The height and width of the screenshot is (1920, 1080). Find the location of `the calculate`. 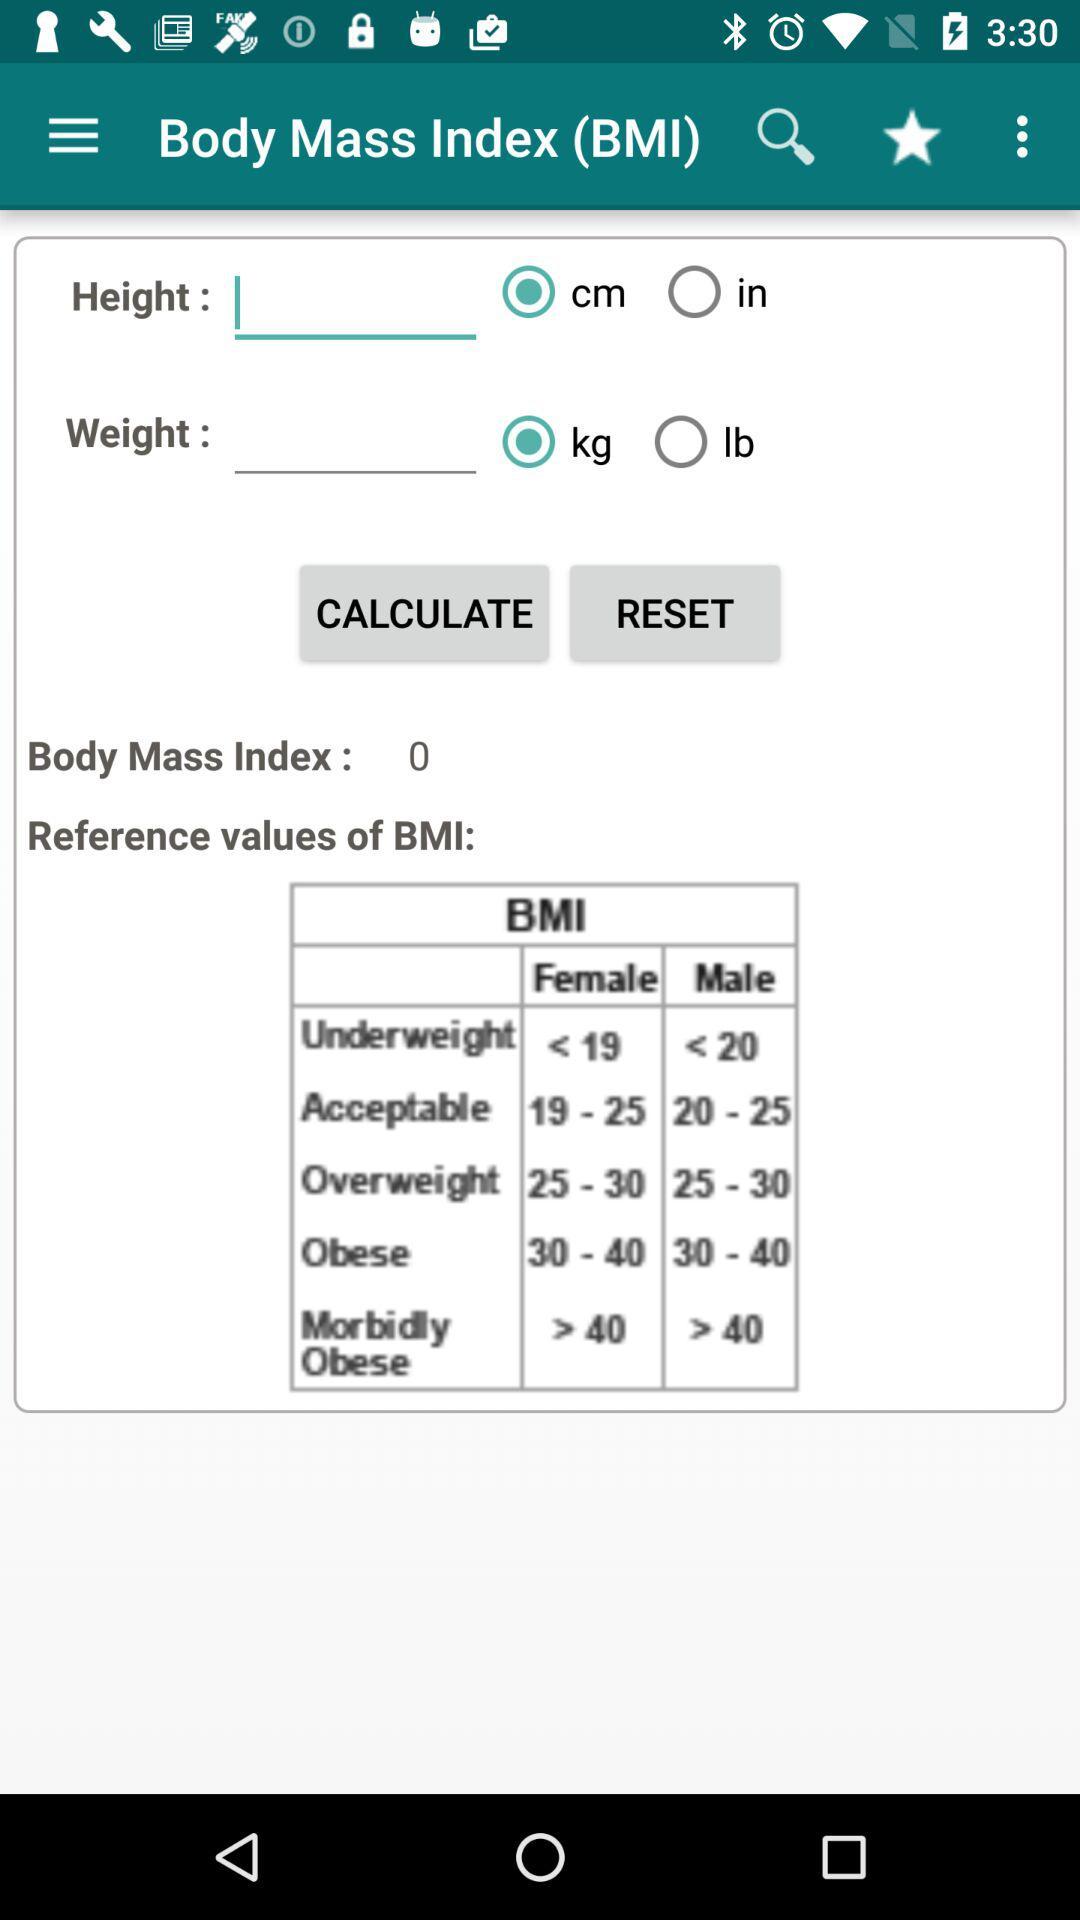

the calculate is located at coordinates (423, 611).